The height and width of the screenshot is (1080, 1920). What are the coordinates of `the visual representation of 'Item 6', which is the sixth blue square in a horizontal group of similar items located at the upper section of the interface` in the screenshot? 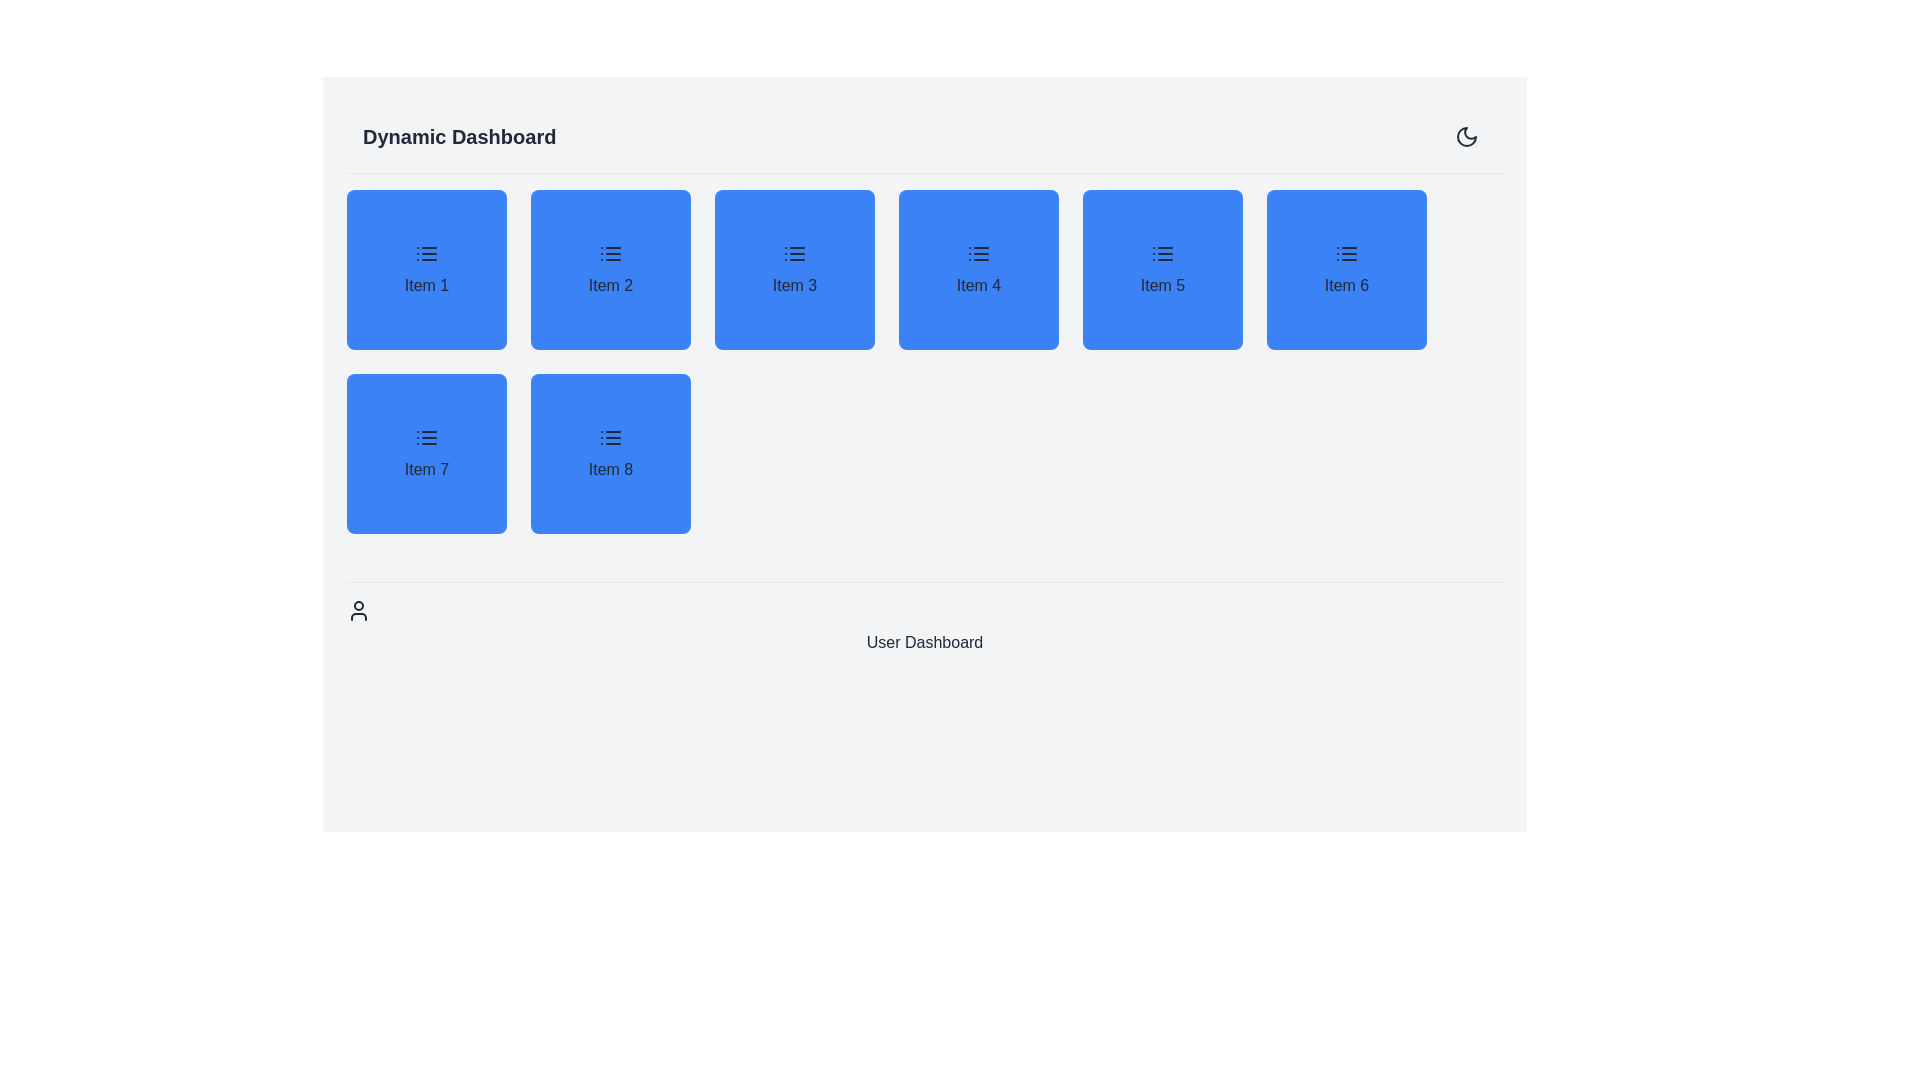 It's located at (1347, 270).